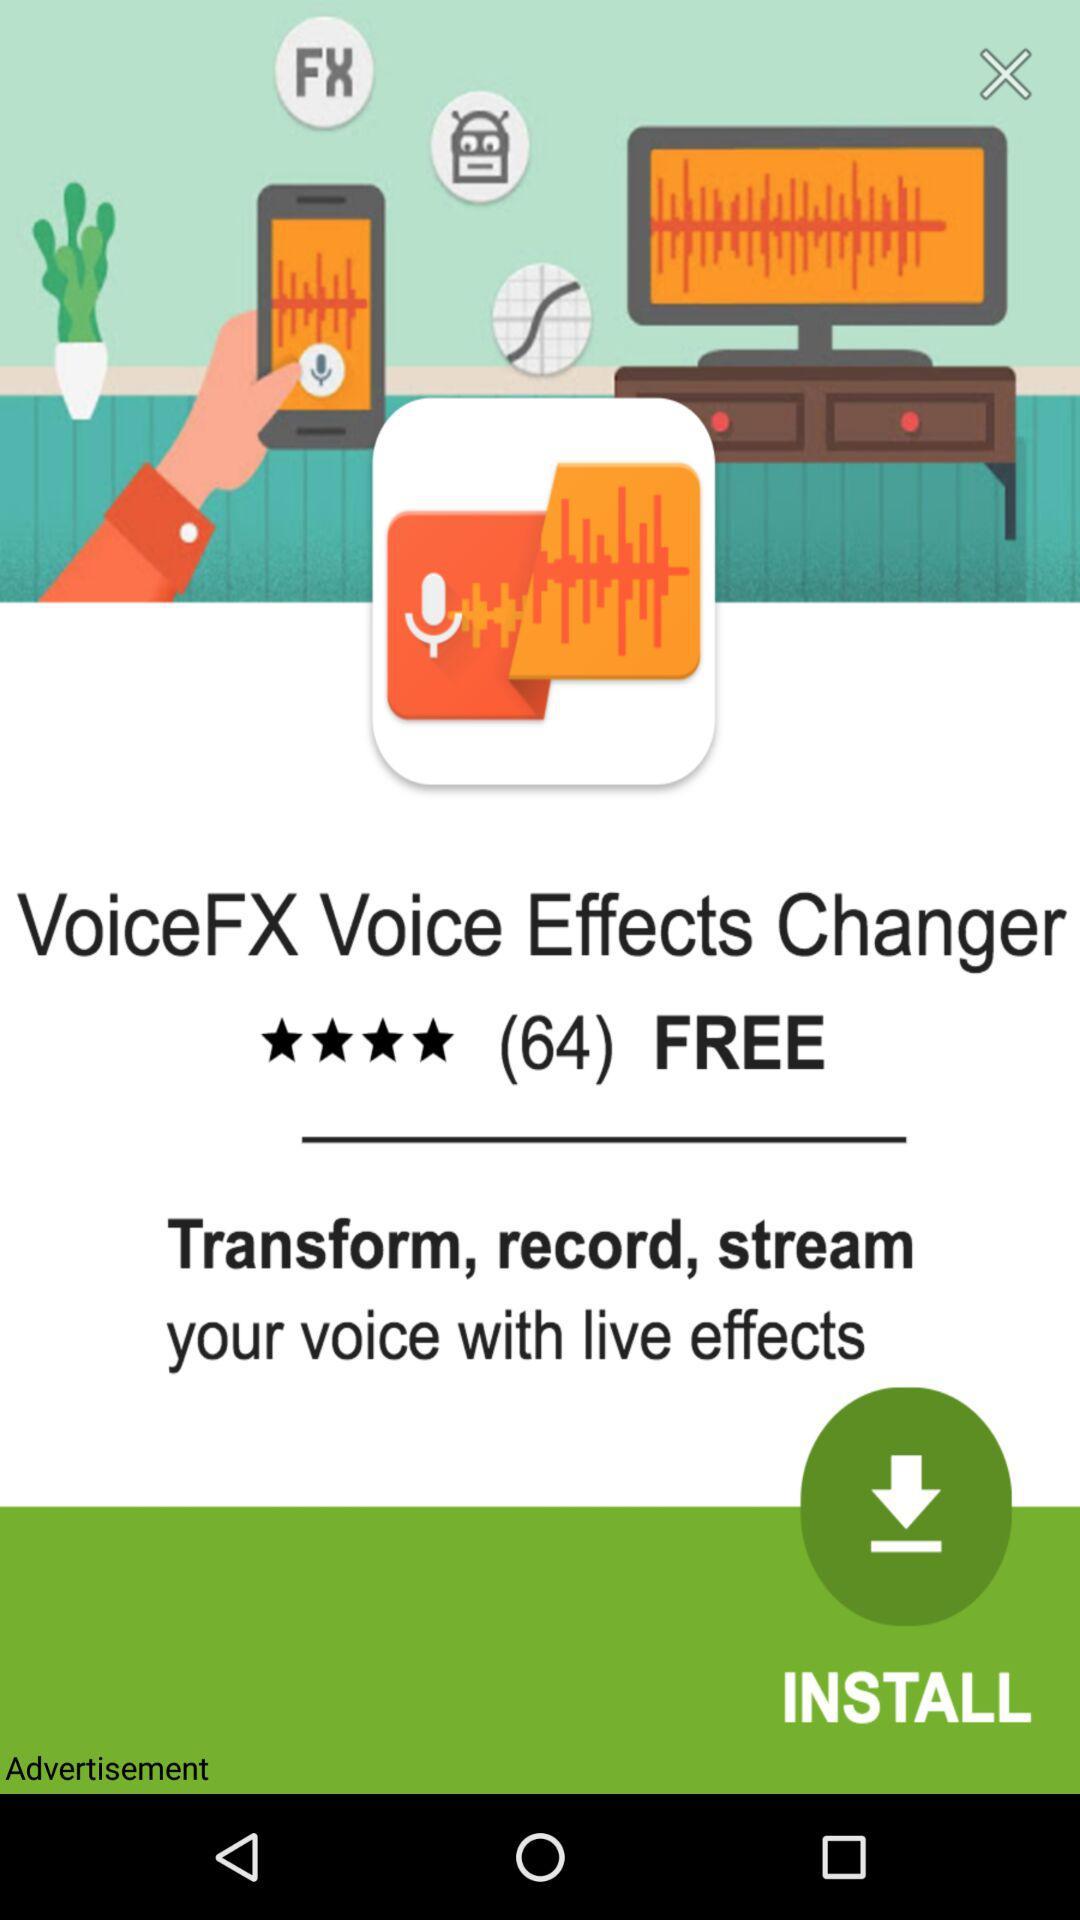 The width and height of the screenshot is (1080, 1920). What do you see at coordinates (1005, 74) in the screenshot?
I see `screen` at bounding box center [1005, 74].